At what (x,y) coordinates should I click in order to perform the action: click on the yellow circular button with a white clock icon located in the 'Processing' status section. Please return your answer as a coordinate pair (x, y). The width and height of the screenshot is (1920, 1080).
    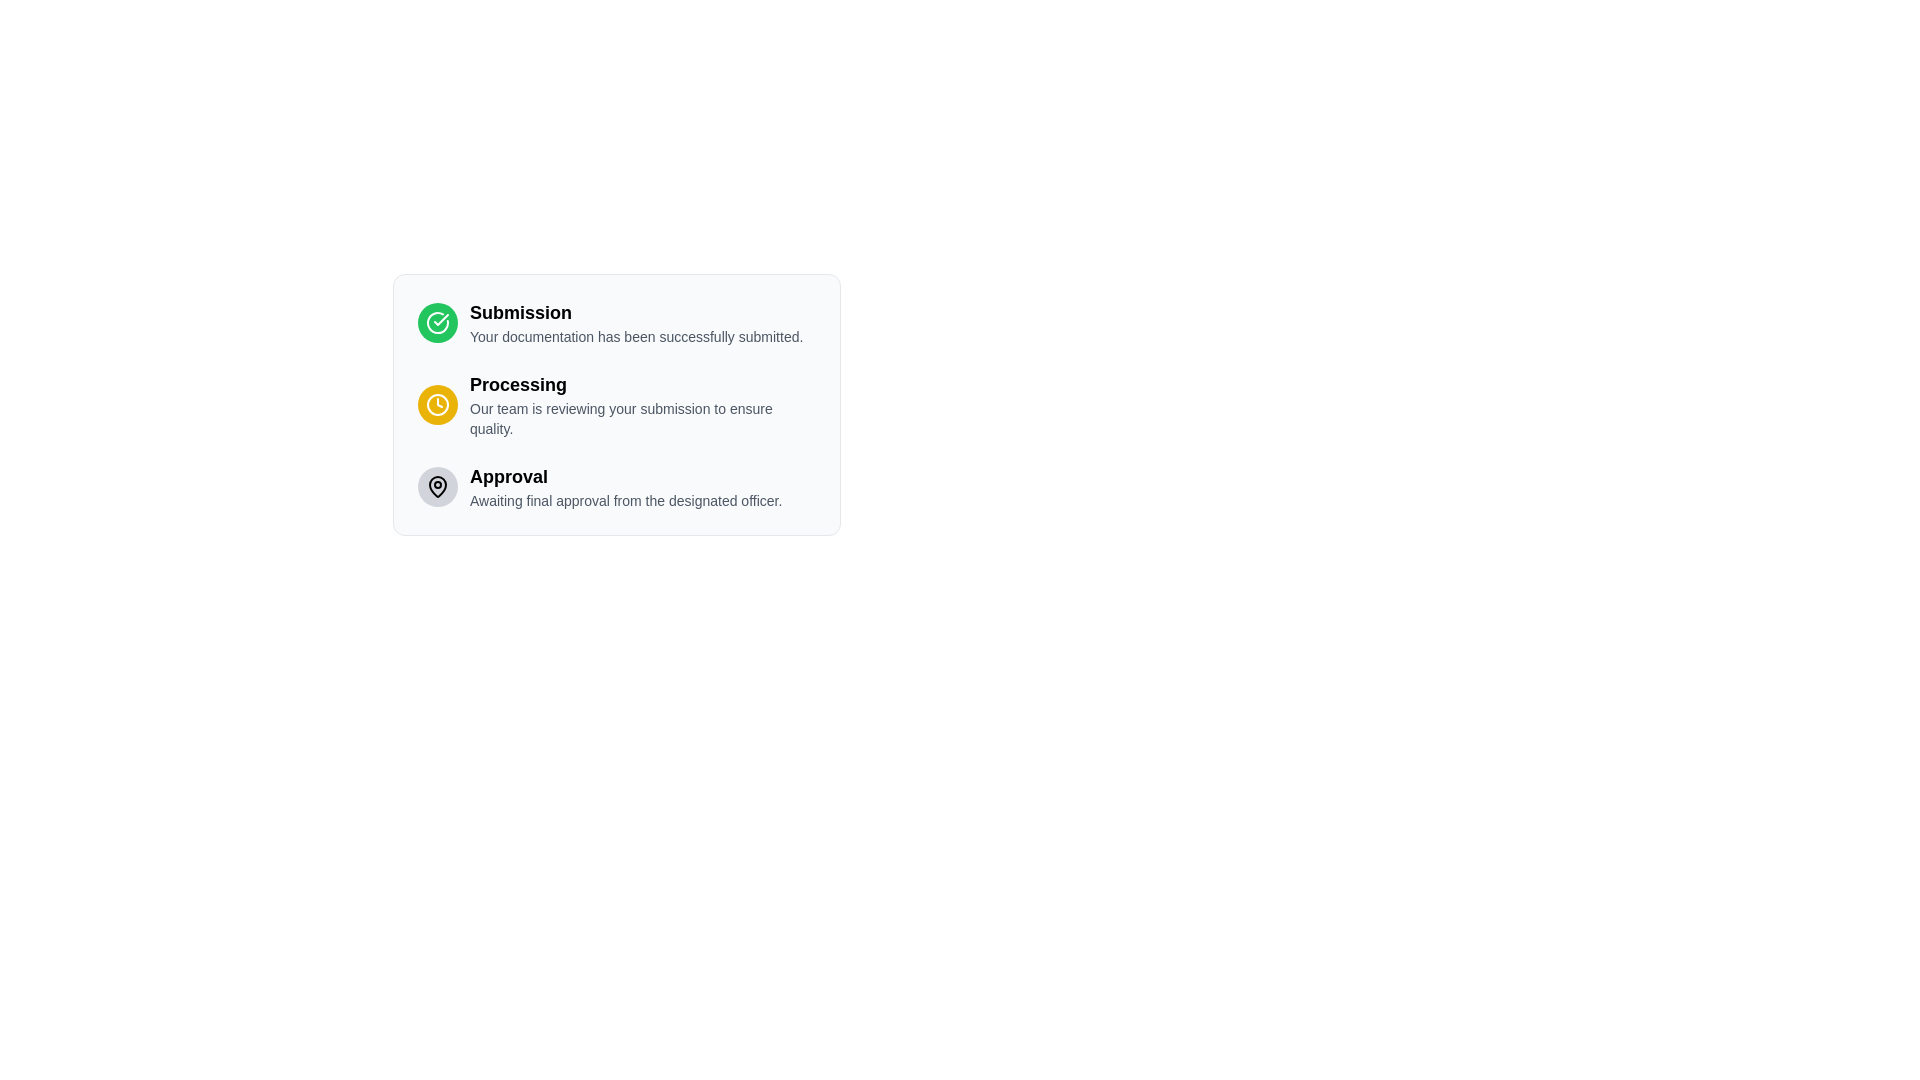
    Looking at the image, I should click on (436, 405).